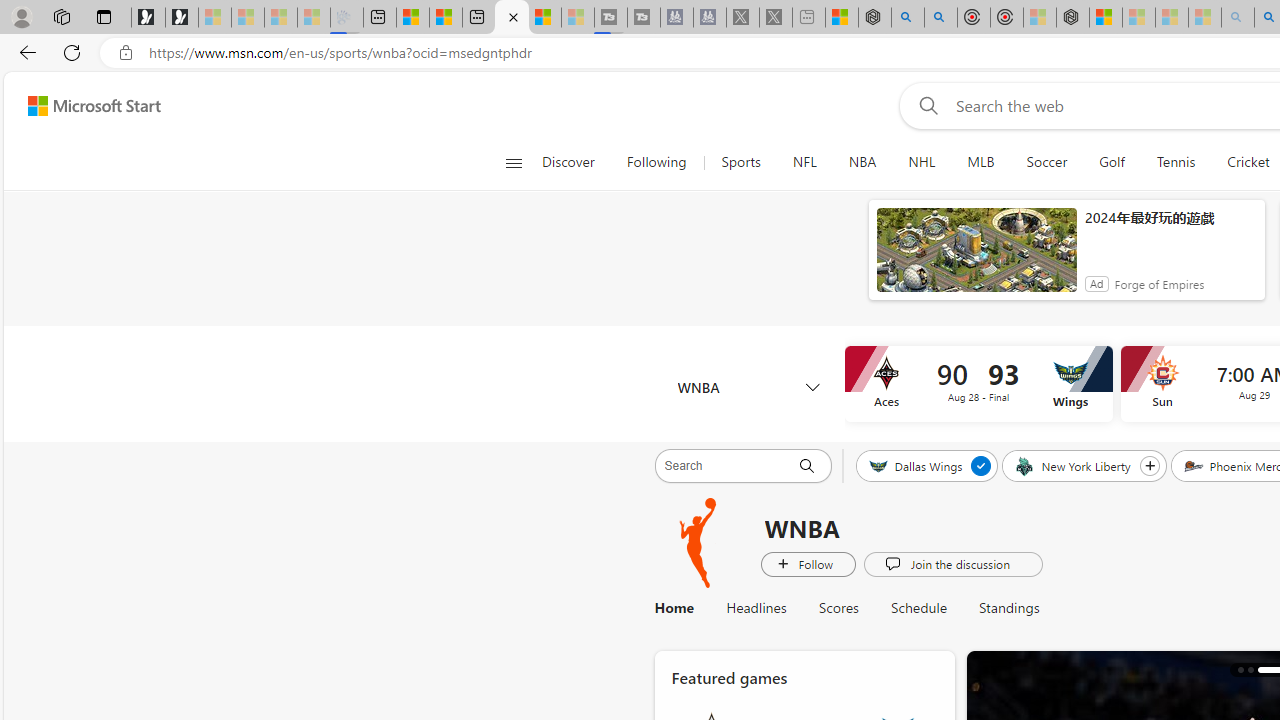 The width and height of the screenshot is (1280, 720). What do you see at coordinates (916, 465) in the screenshot?
I see `'Dallas Wings'` at bounding box center [916, 465].